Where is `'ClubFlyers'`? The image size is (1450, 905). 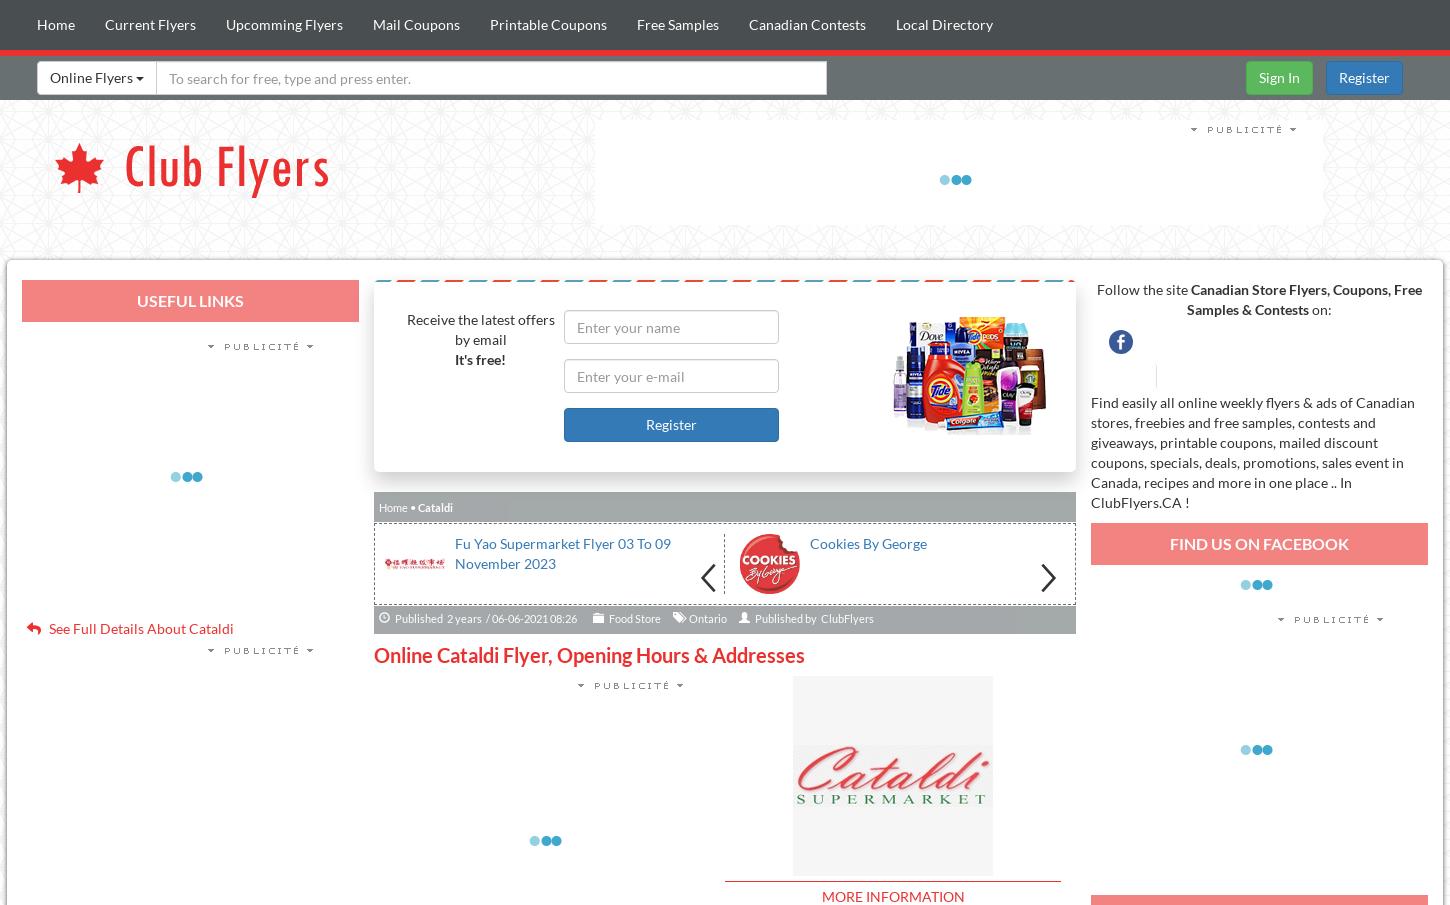
'ClubFlyers' is located at coordinates (846, 617).